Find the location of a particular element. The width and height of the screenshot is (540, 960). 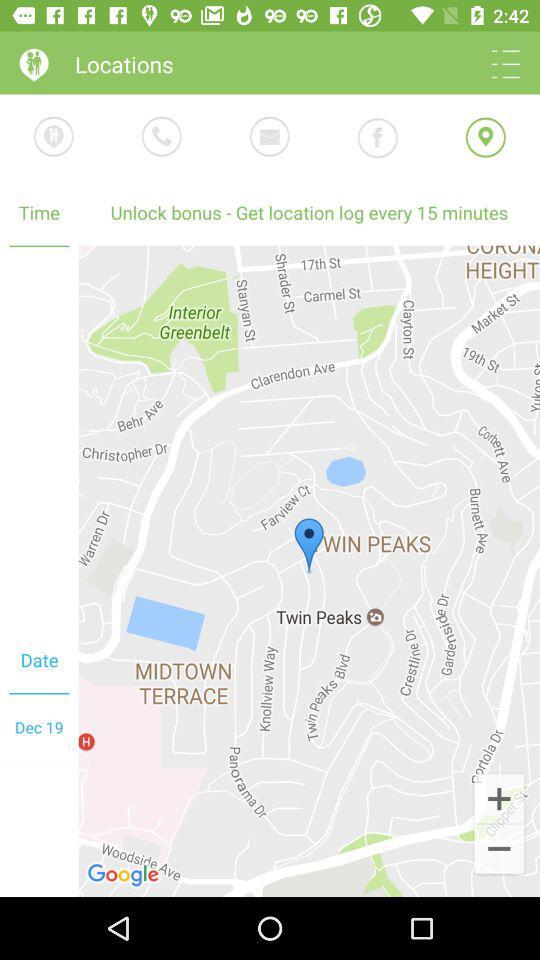

item next to unlock bonus get item is located at coordinates (39, 437).